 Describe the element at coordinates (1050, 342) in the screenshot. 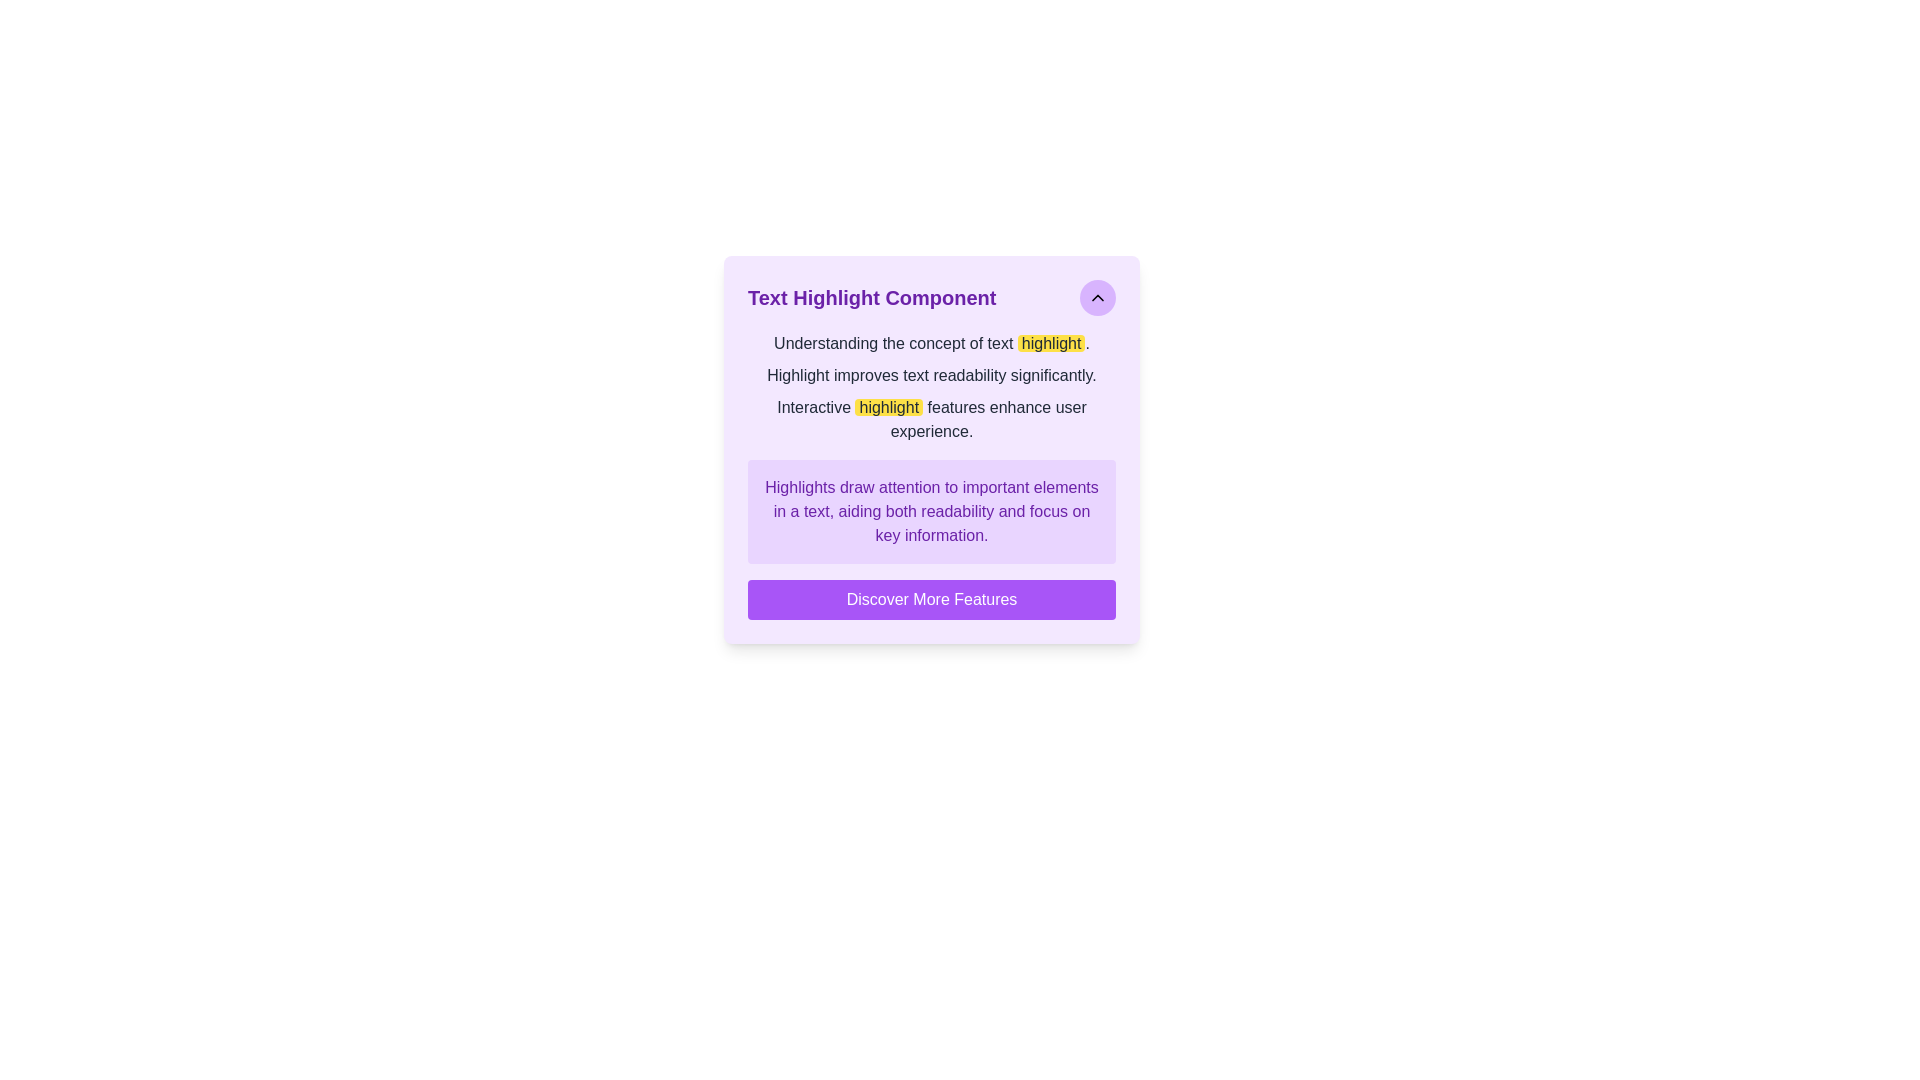

I see `the highlighted word 'highlight' which emphasizes the term in the sentence 'Understanding the concept of text highlight.' located on the right-hand side of the first text line within the purple card area` at that location.